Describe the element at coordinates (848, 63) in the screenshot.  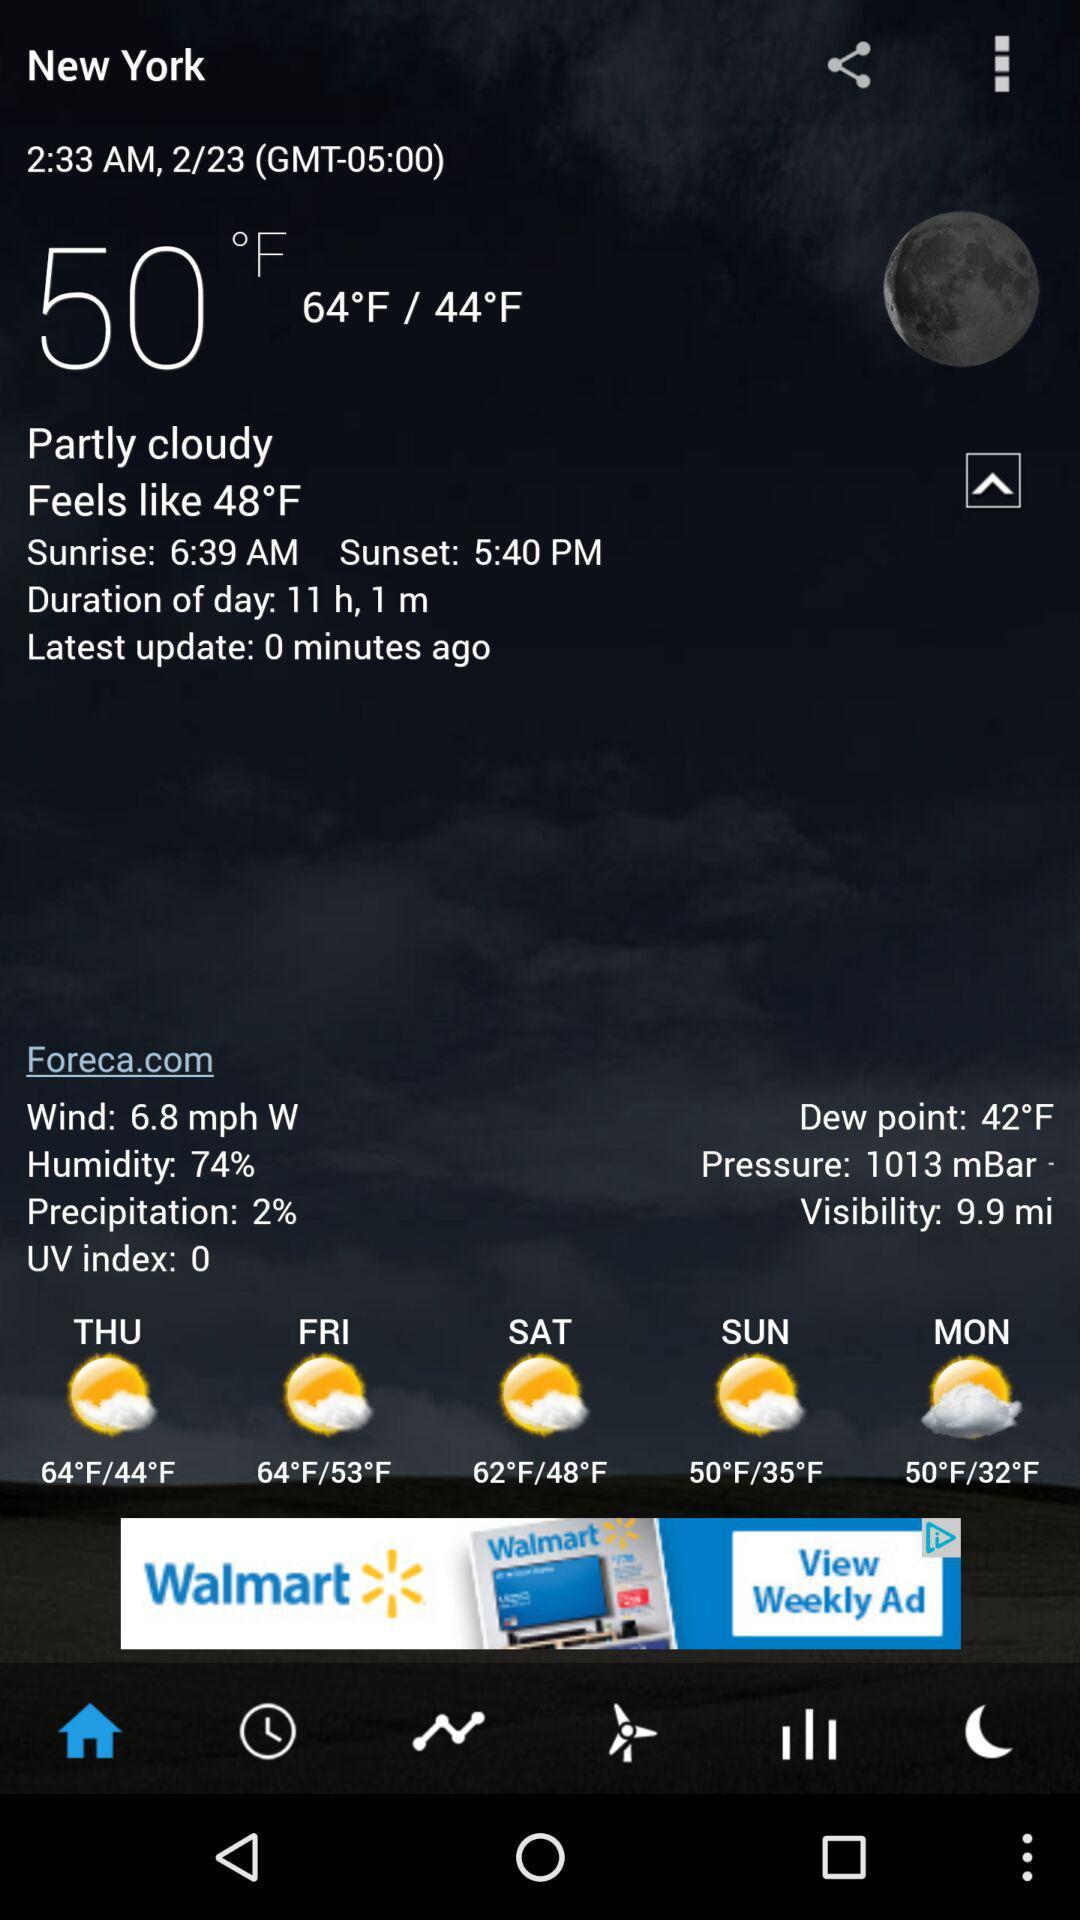
I see `this button share the data on social media` at that location.